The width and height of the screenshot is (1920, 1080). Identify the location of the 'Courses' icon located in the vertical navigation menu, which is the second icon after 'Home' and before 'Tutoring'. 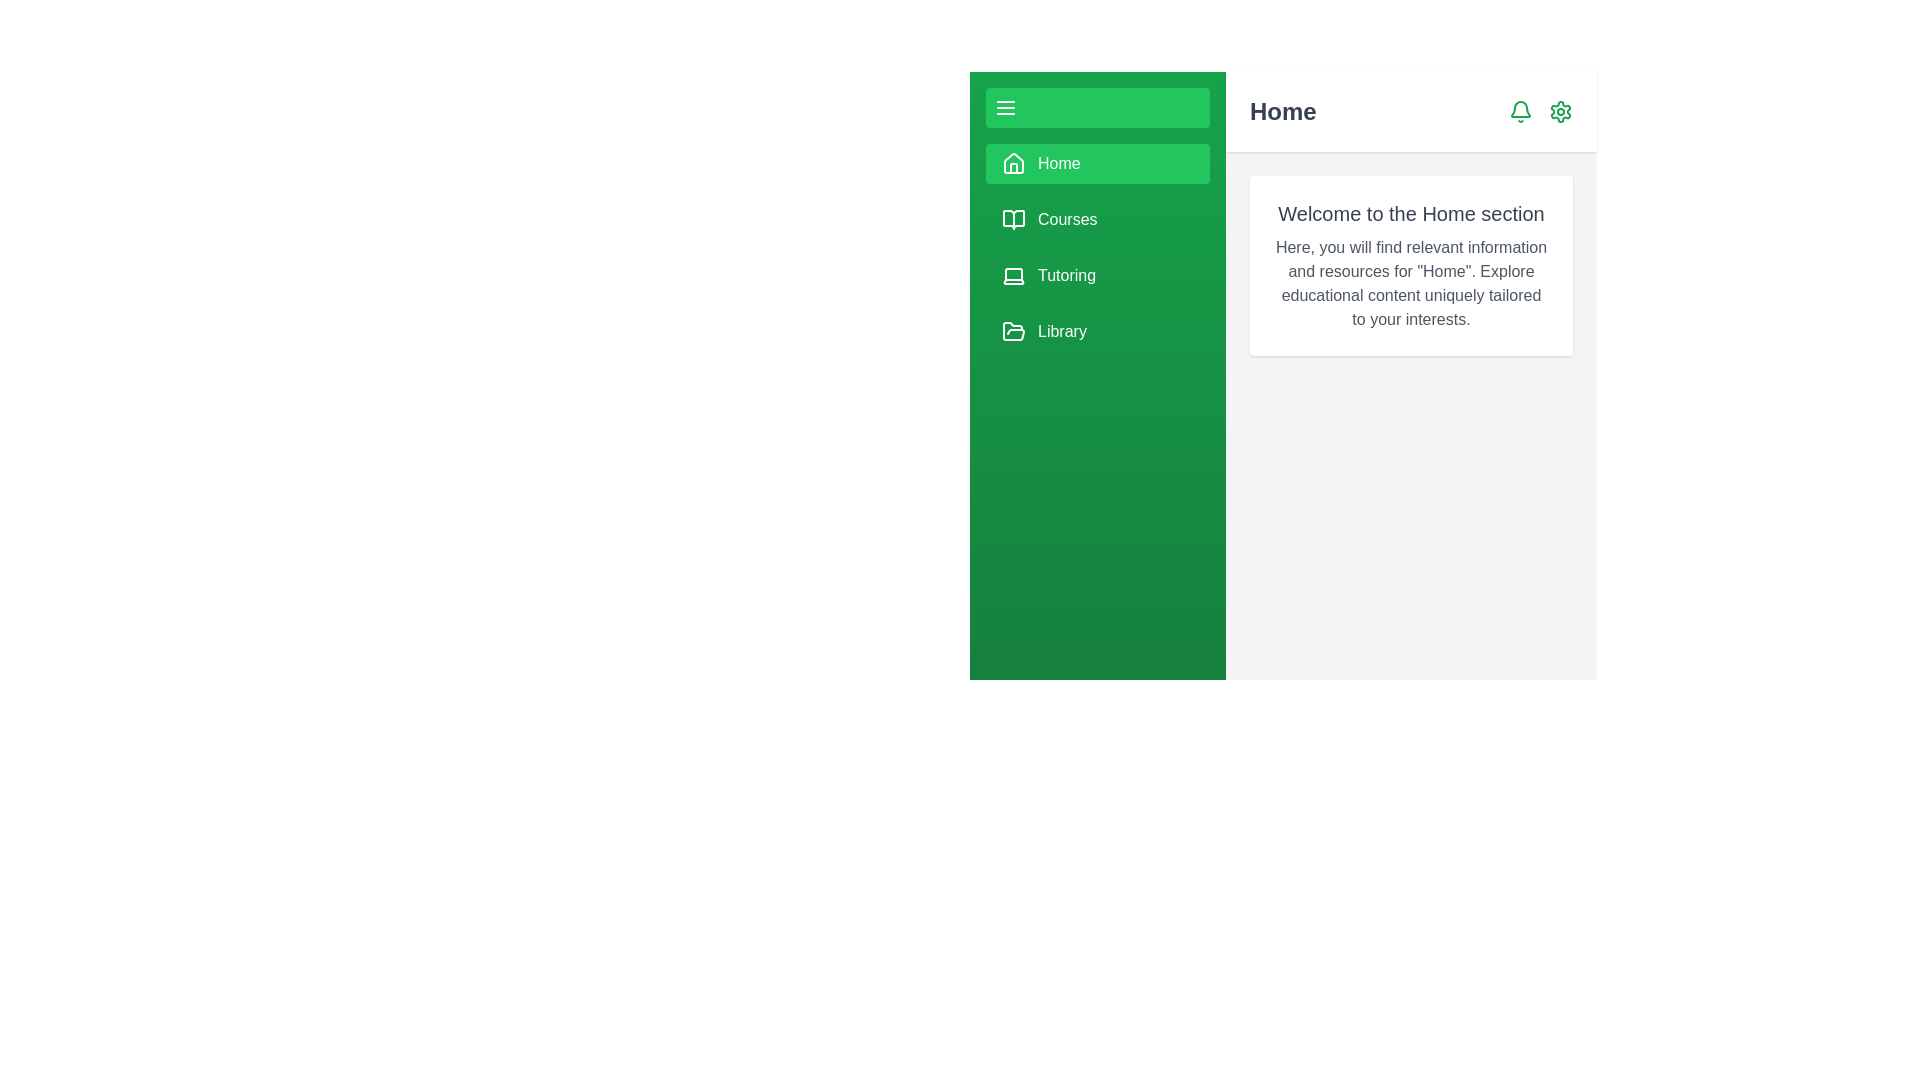
(1013, 219).